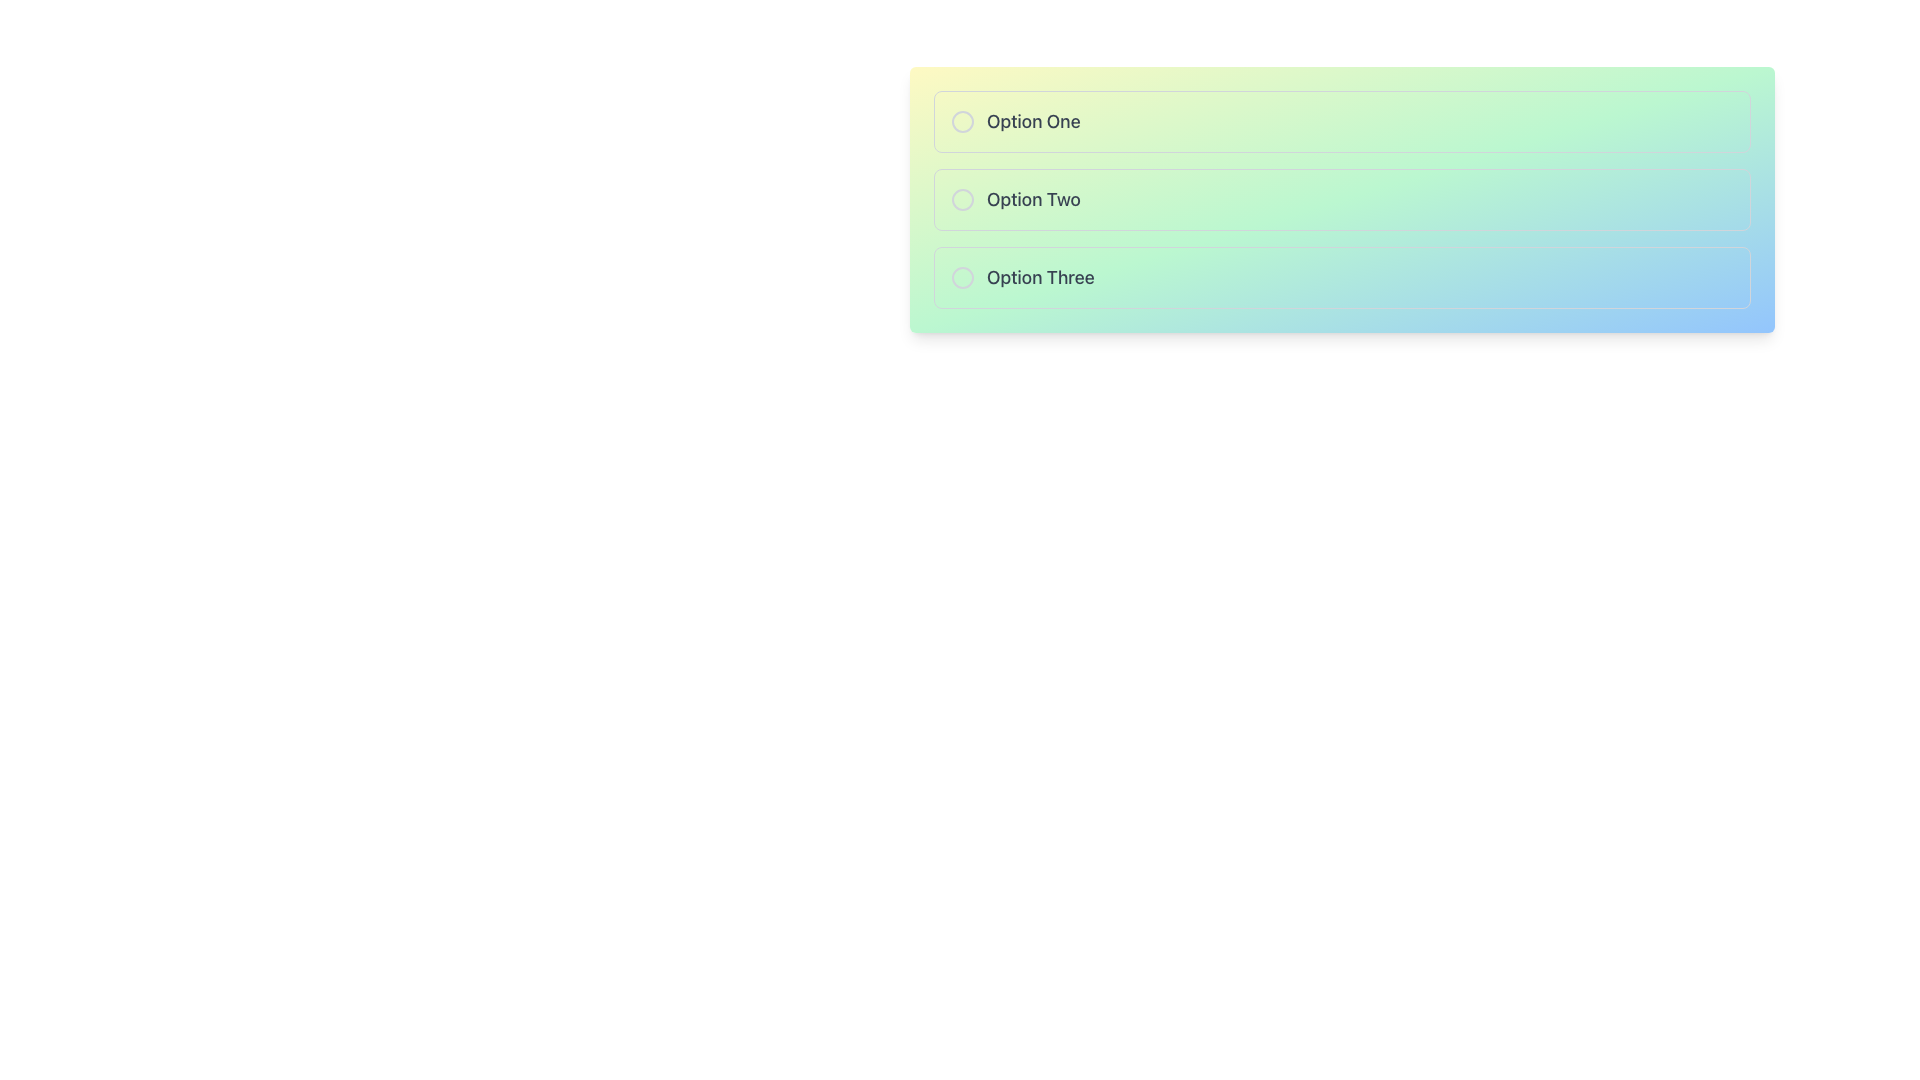 This screenshot has height=1080, width=1920. What do you see at coordinates (1342, 277) in the screenshot?
I see `the button labeled 'Option Three' to observe its hover effects, which include light hover effects and a gradient background transitioning from green to blue` at bounding box center [1342, 277].